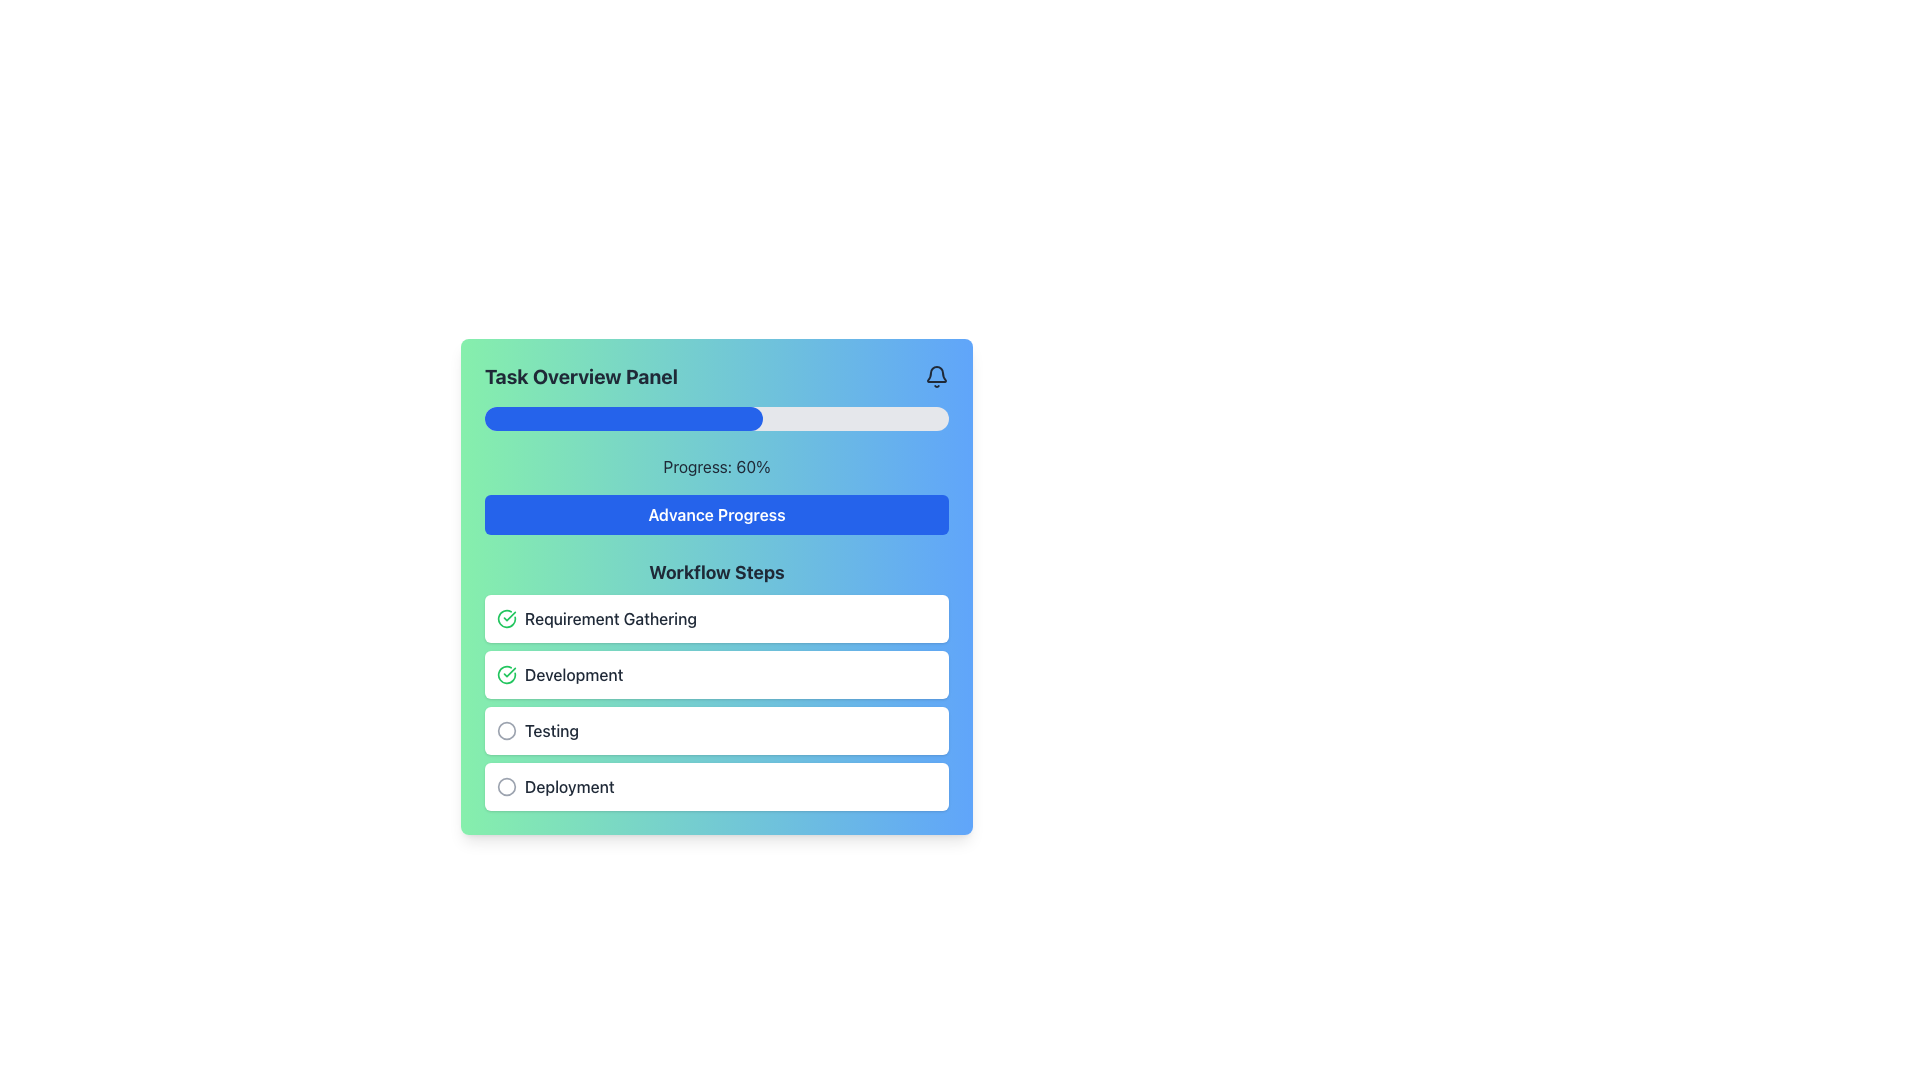 This screenshot has width=1920, height=1080. What do you see at coordinates (507, 617) in the screenshot?
I see `the completion status icon located to the left of the 'Requirement Gathering' label, indicating the active status of this step` at bounding box center [507, 617].